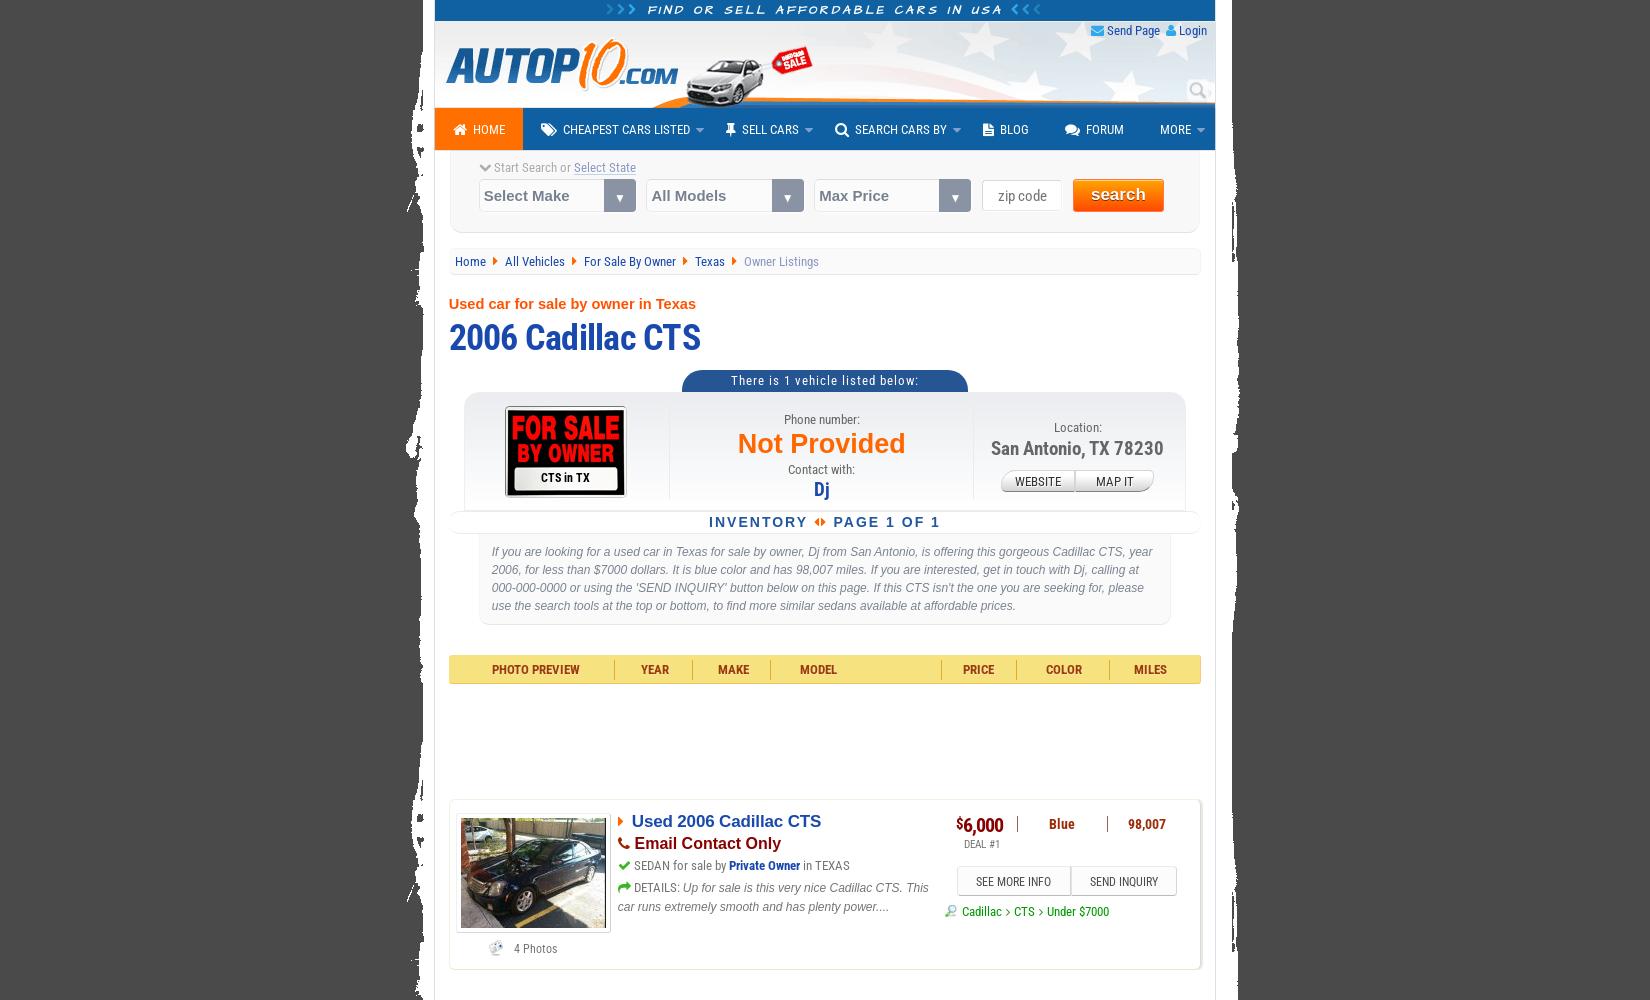  What do you see at coordinates (769, 129) in the screenshot?
I see `'Sell Cars'` at bounding box center [769, 129].